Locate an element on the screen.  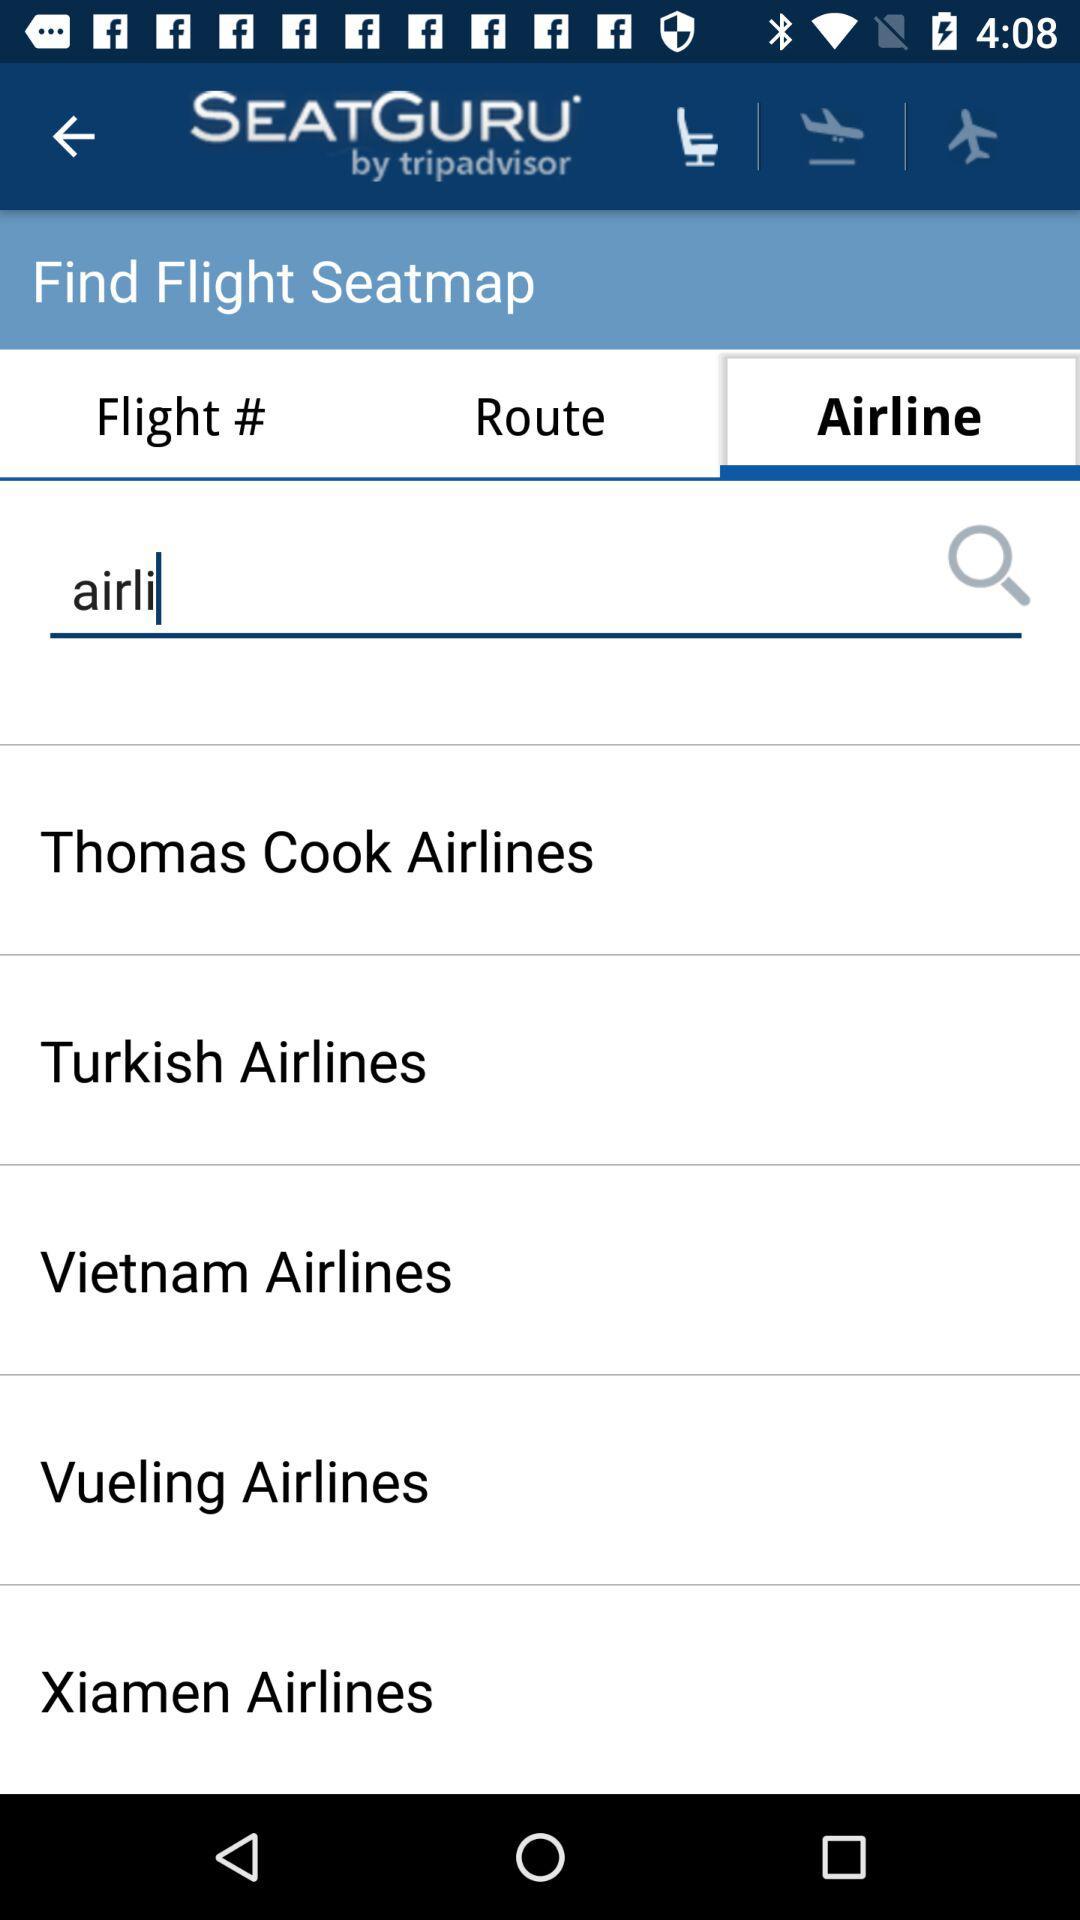
flights is located at coordinates (832, 135).